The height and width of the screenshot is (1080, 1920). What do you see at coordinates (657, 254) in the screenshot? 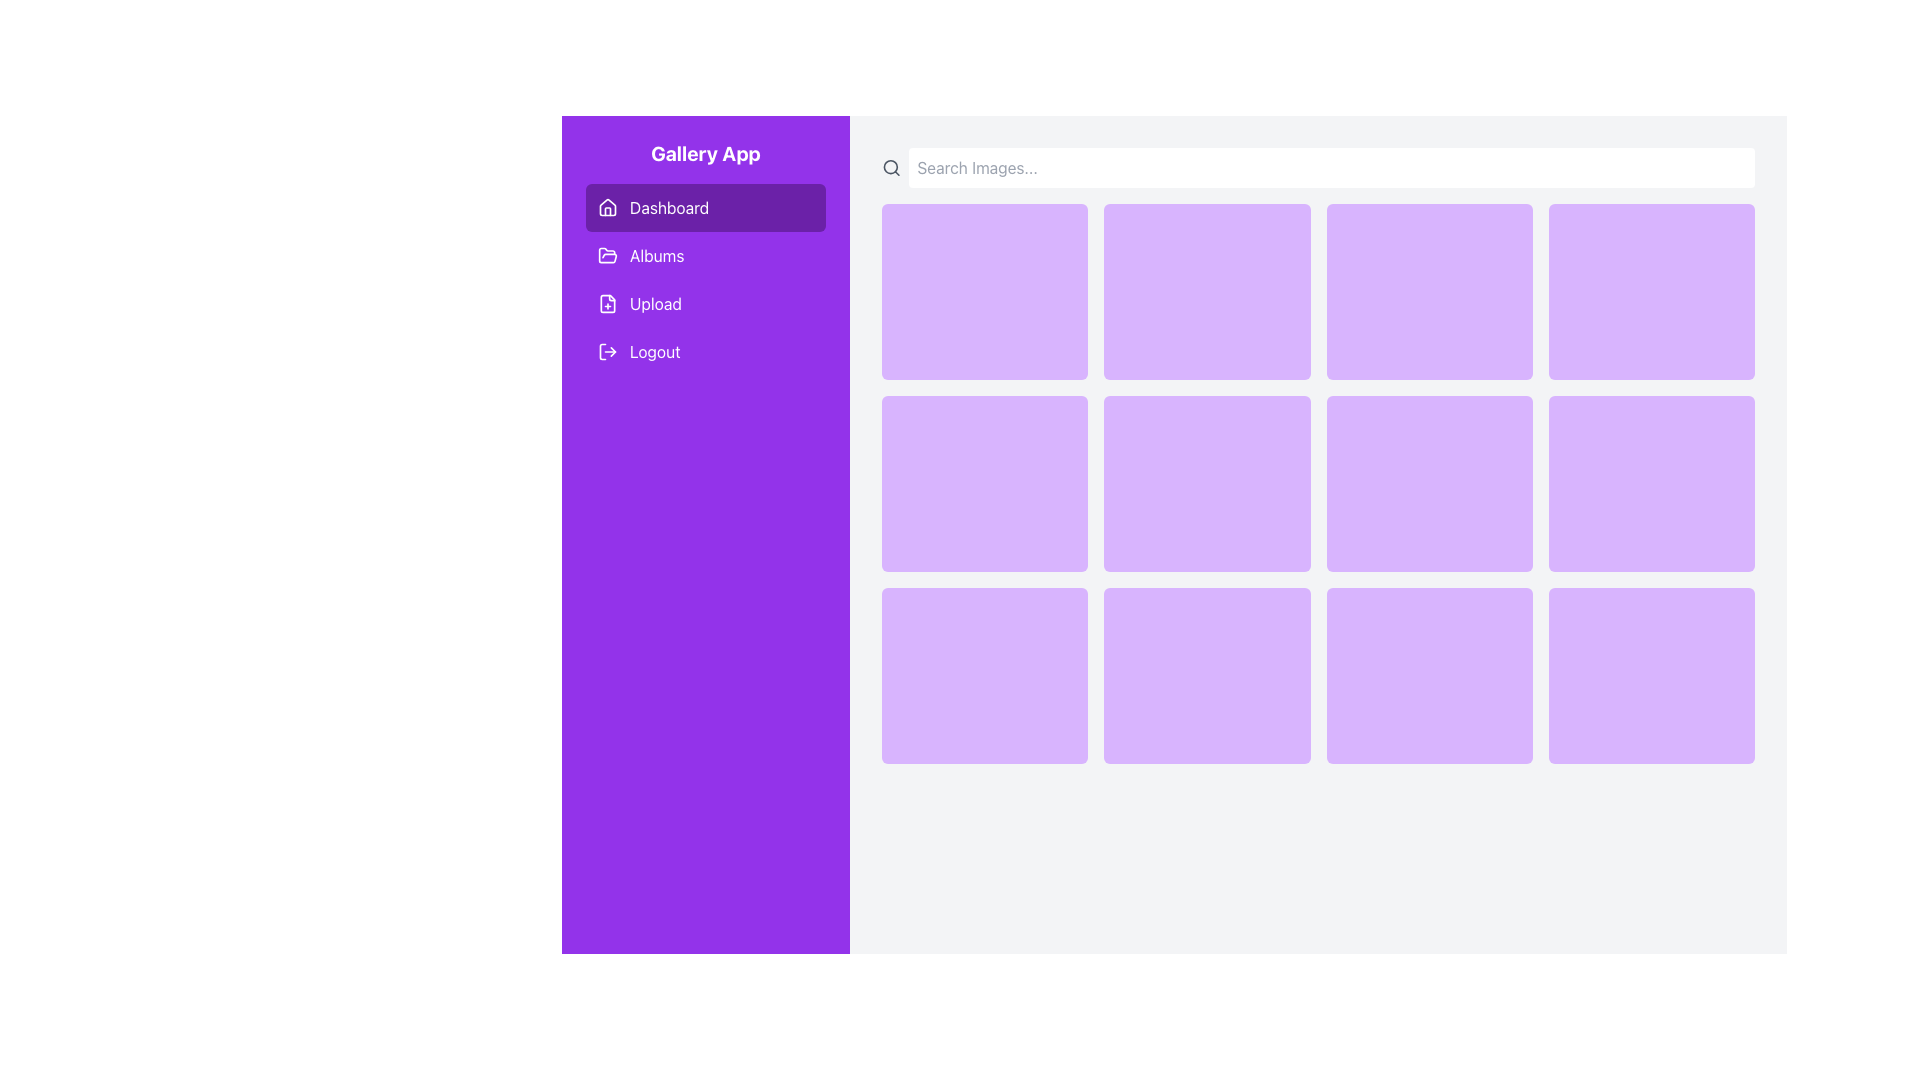
I see `the static text label displaying 'Albums' within the left sidebar's vertical menu, which has a purple background and is located between 'Dashboard' and 'Upload'` at bounding box center [657, 254].